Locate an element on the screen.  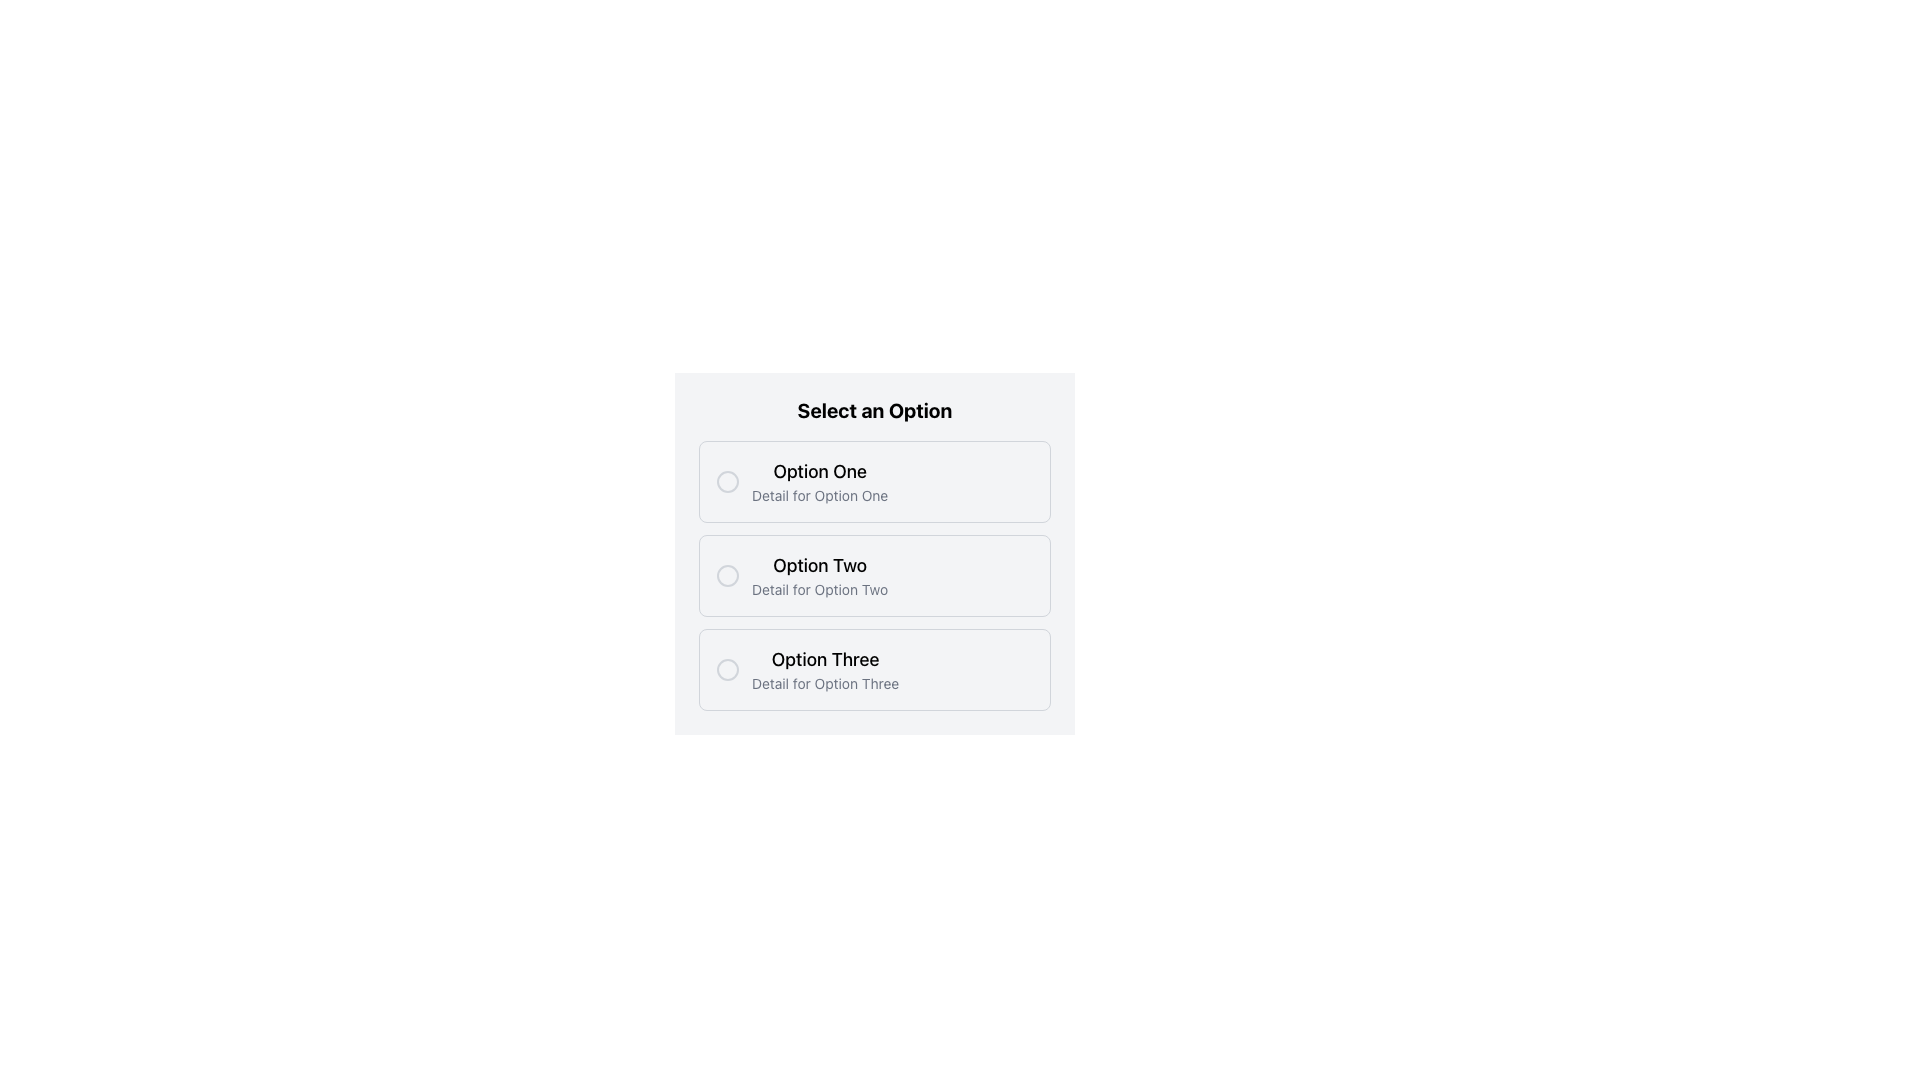
the first selectable option that has a circular outline icon on the left, the text 'Option One' in bold black font, and a smaller text 'Detail for Option One' in gray below it is located at coordinates (874, 482).